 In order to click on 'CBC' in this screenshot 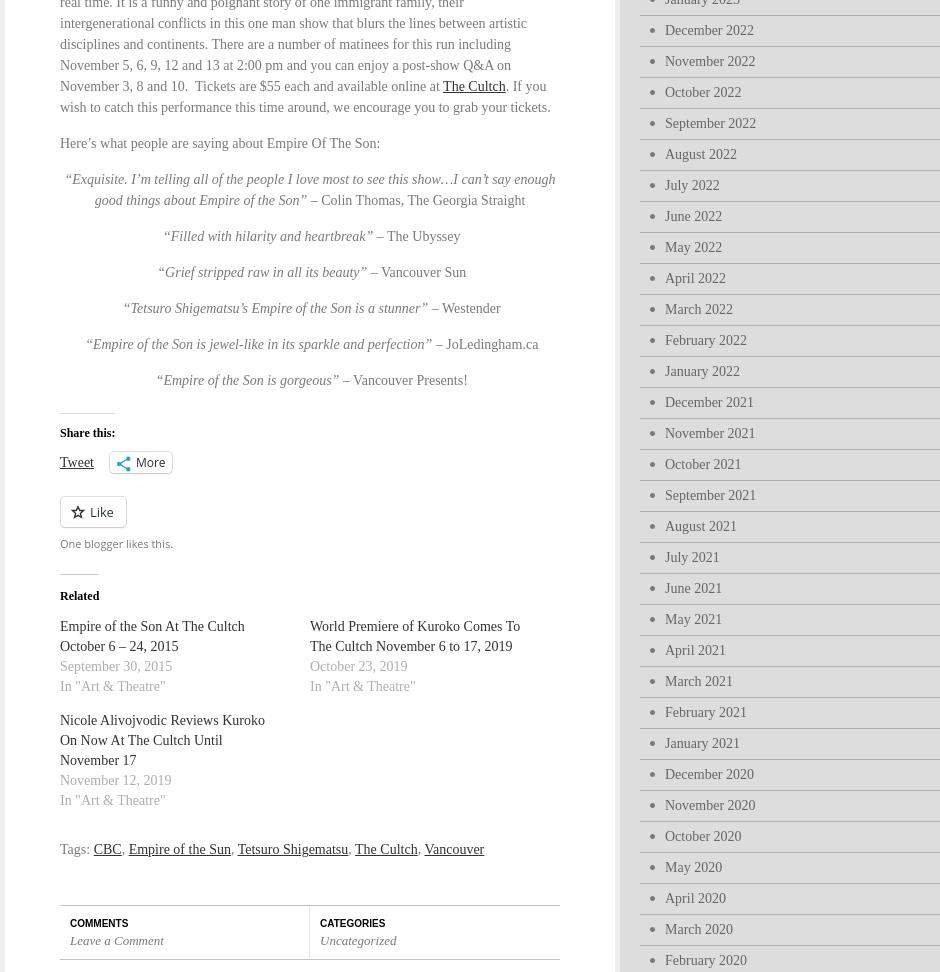, I will do `click(106, 848)`.